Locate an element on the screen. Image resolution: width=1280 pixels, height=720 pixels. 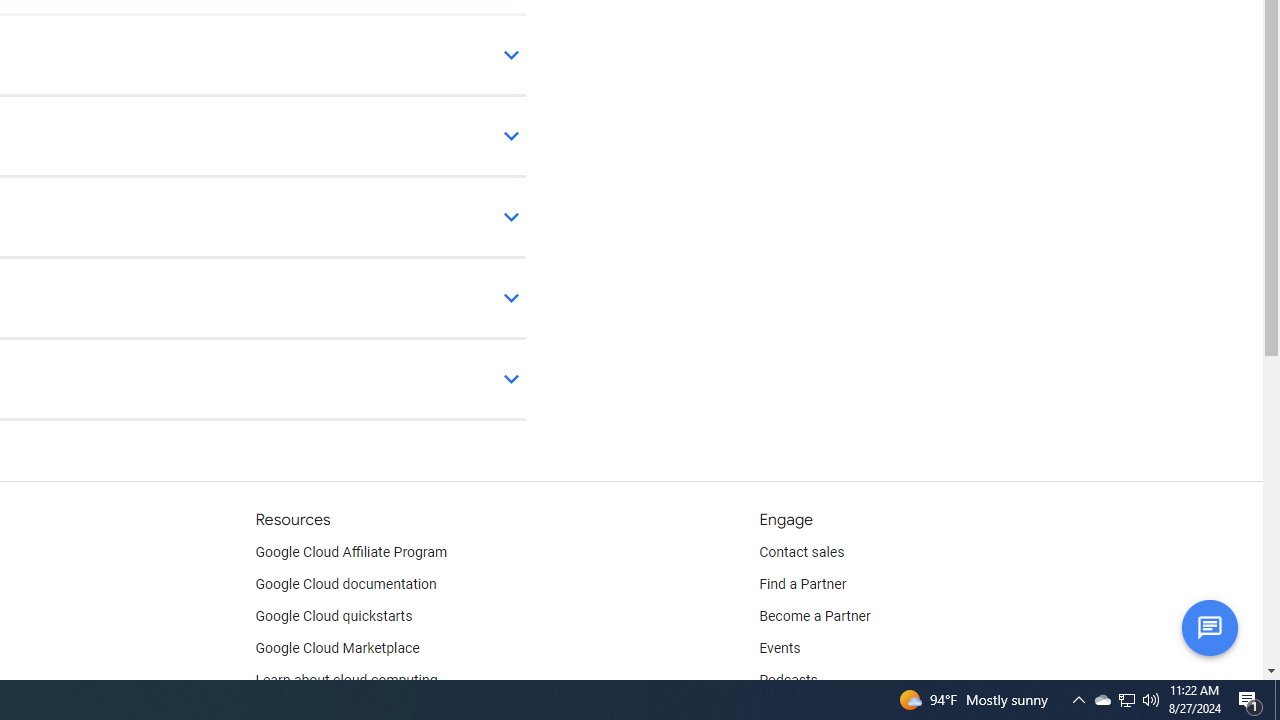
'Events' is located at coordinates (779, 649).